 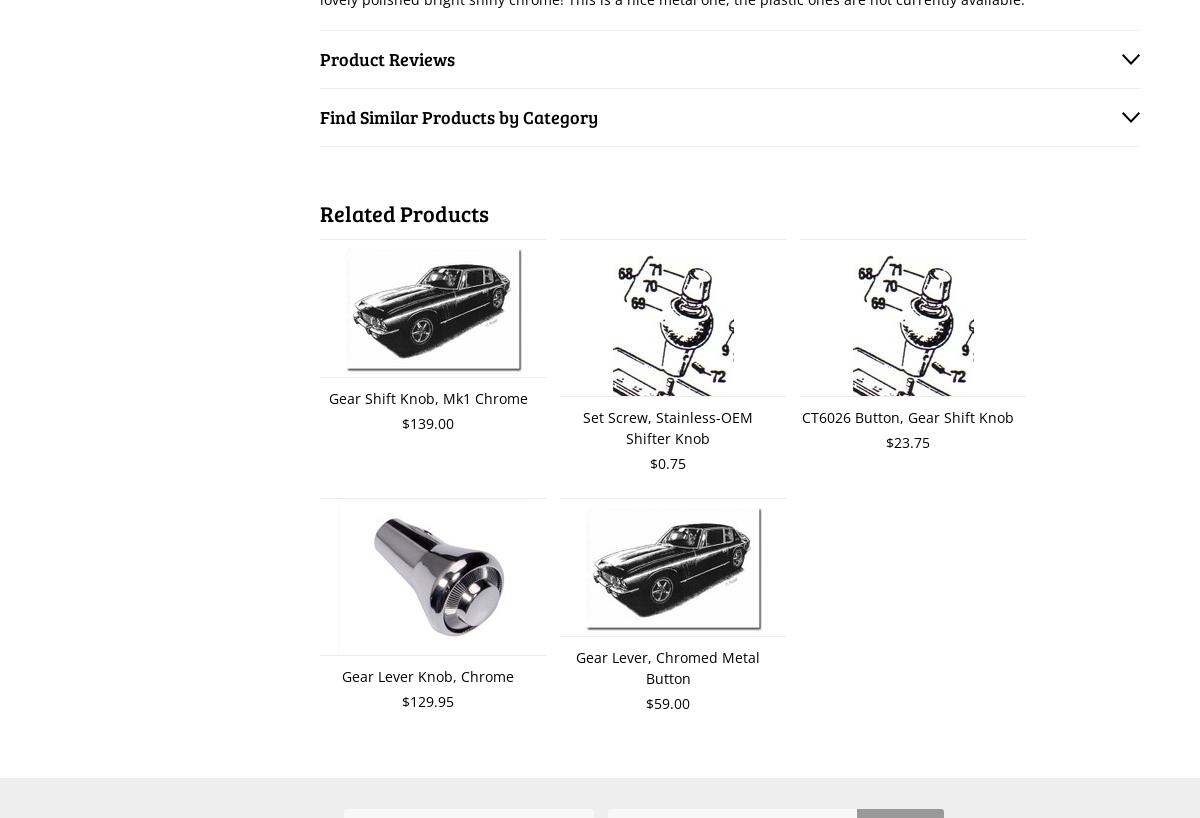 I want to click on '$0.75', so click(x=668, y=462).